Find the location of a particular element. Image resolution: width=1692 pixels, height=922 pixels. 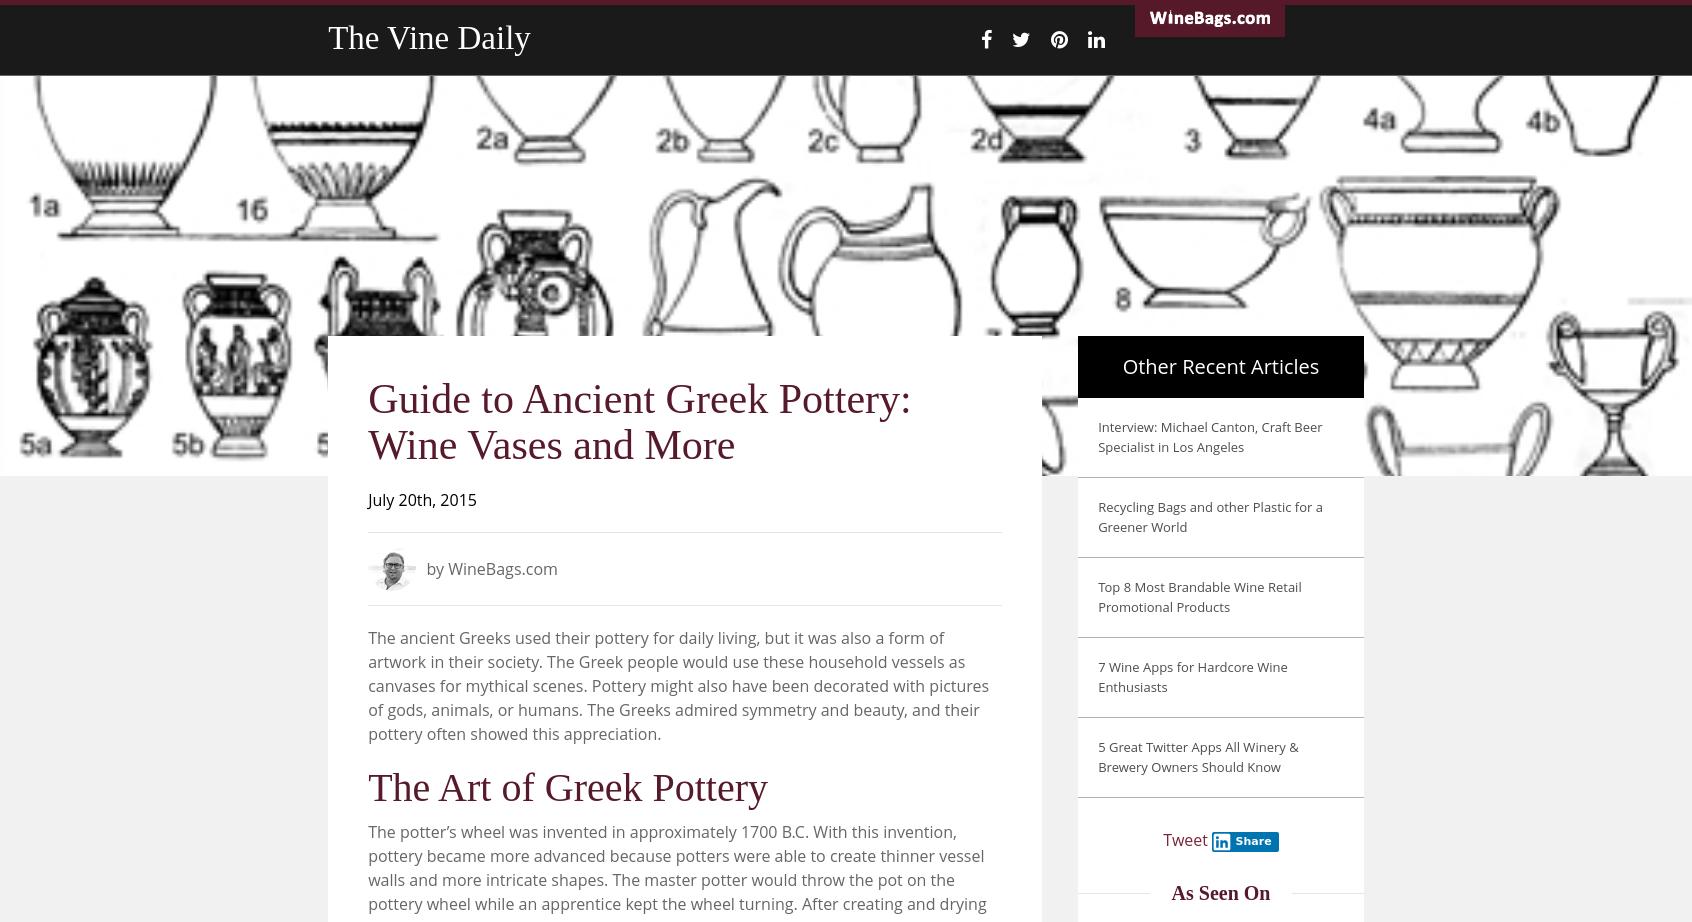

'The Vine Daily' is located at coordinates (327, 37).